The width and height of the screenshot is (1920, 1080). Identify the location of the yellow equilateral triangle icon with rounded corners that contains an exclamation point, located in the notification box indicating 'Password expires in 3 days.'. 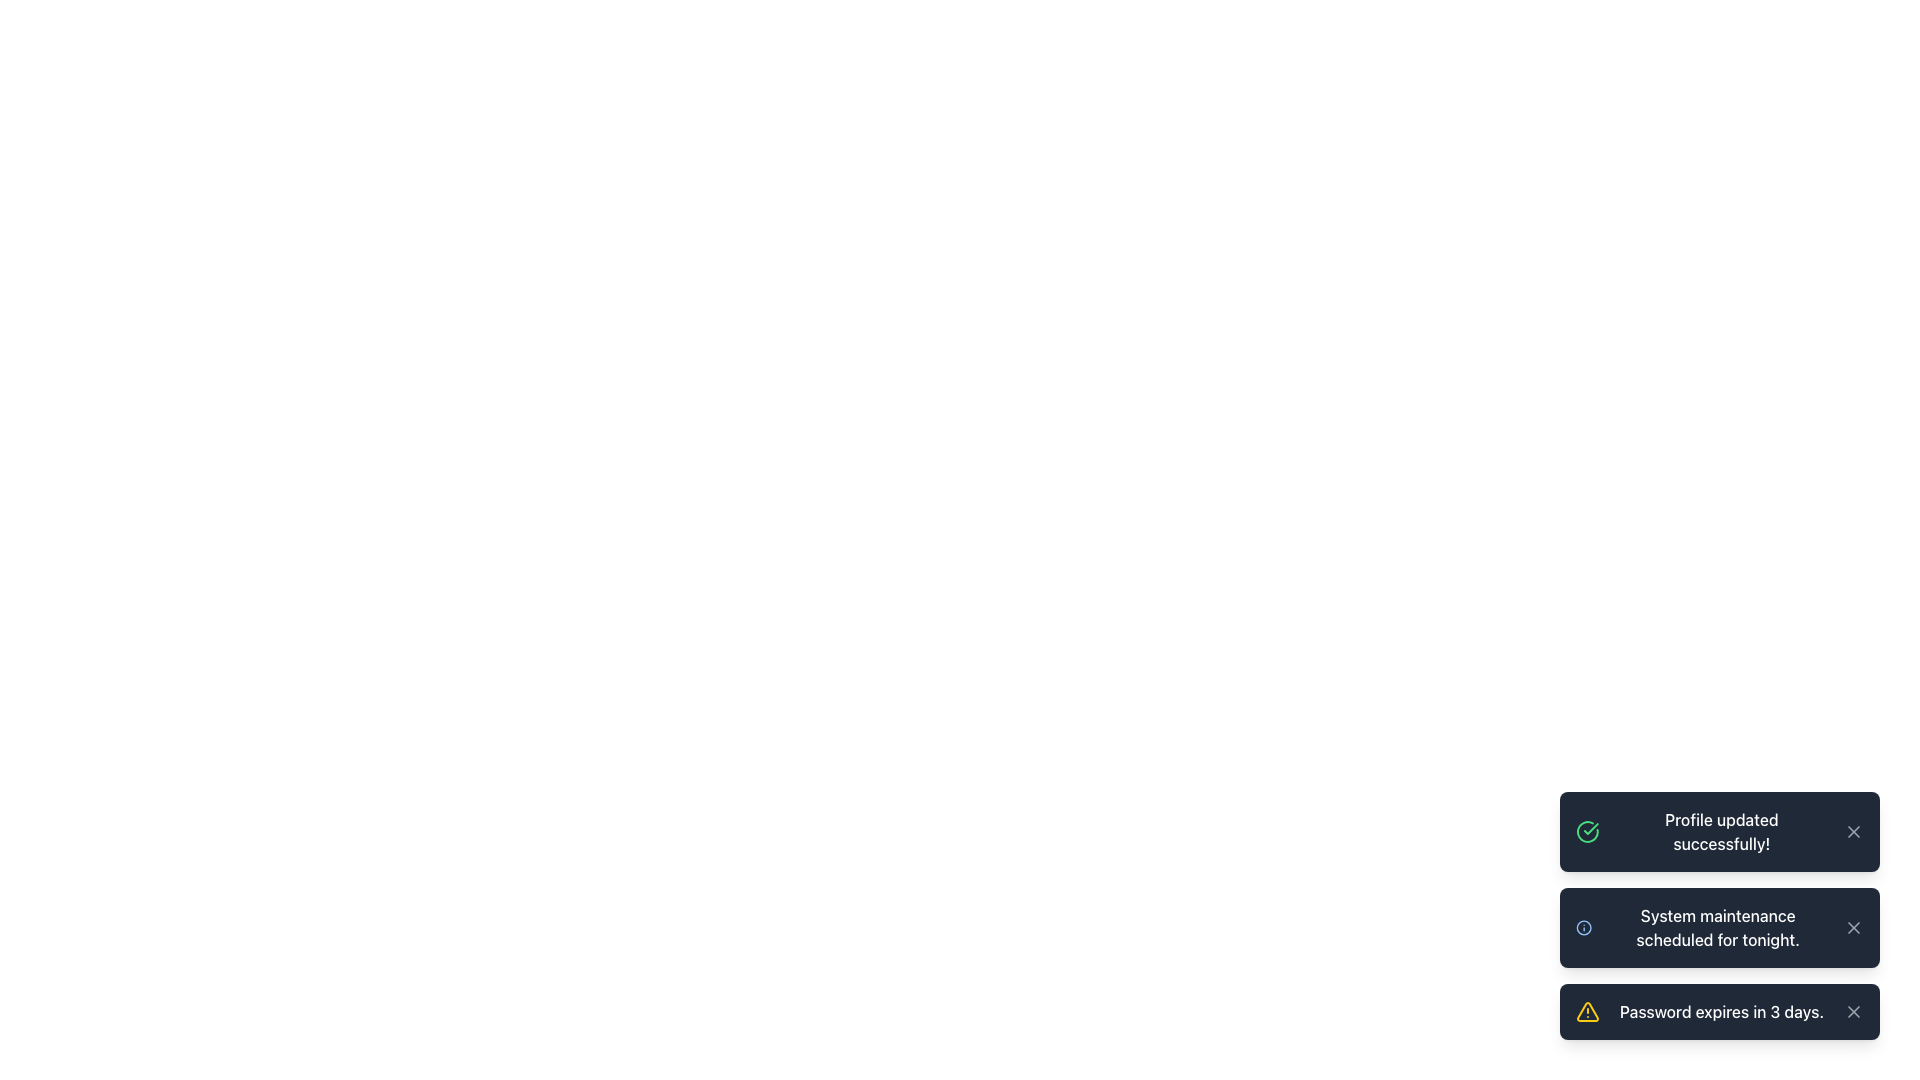
(1587, 1011).